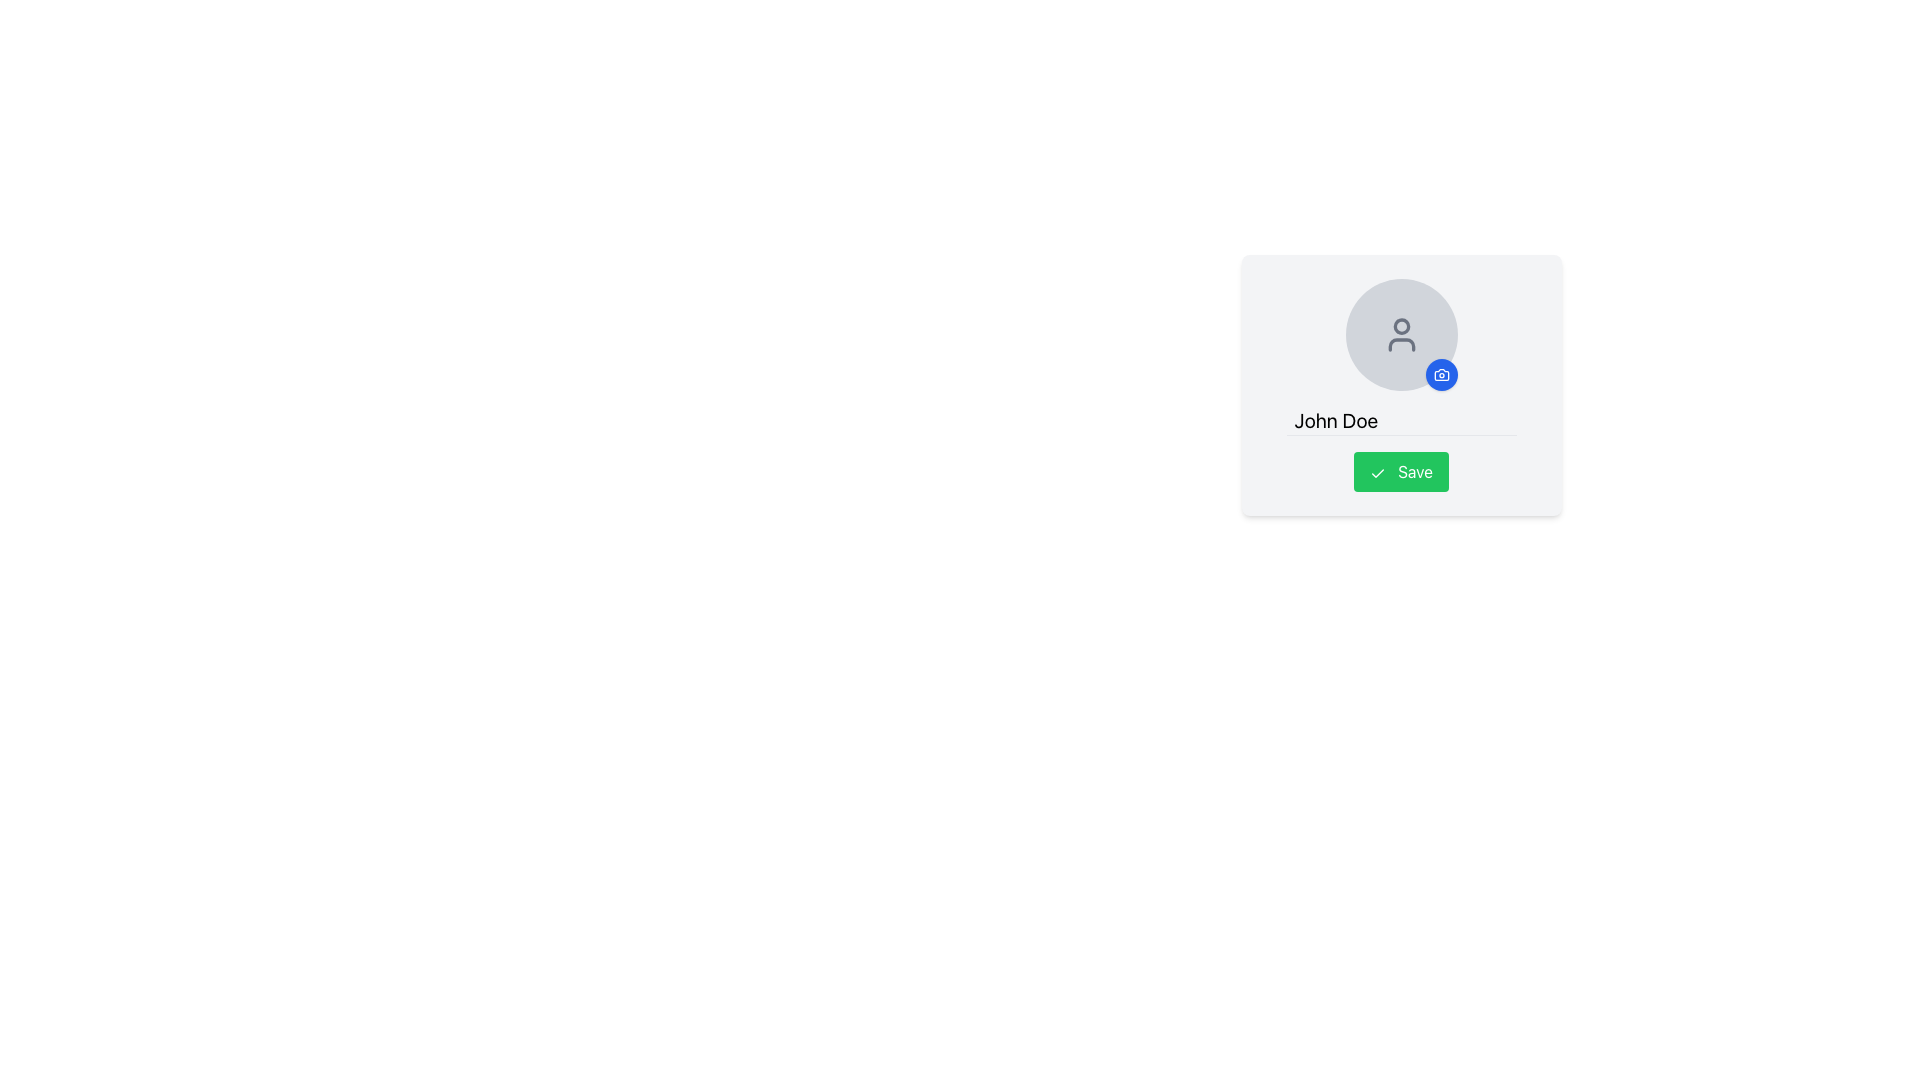 The width and height of the screenshot is (1920, 1080). I want to click on the blue circular button with a white camera icon located at the bottom-right corner of the circular profile avatar, so click(1441, 374).